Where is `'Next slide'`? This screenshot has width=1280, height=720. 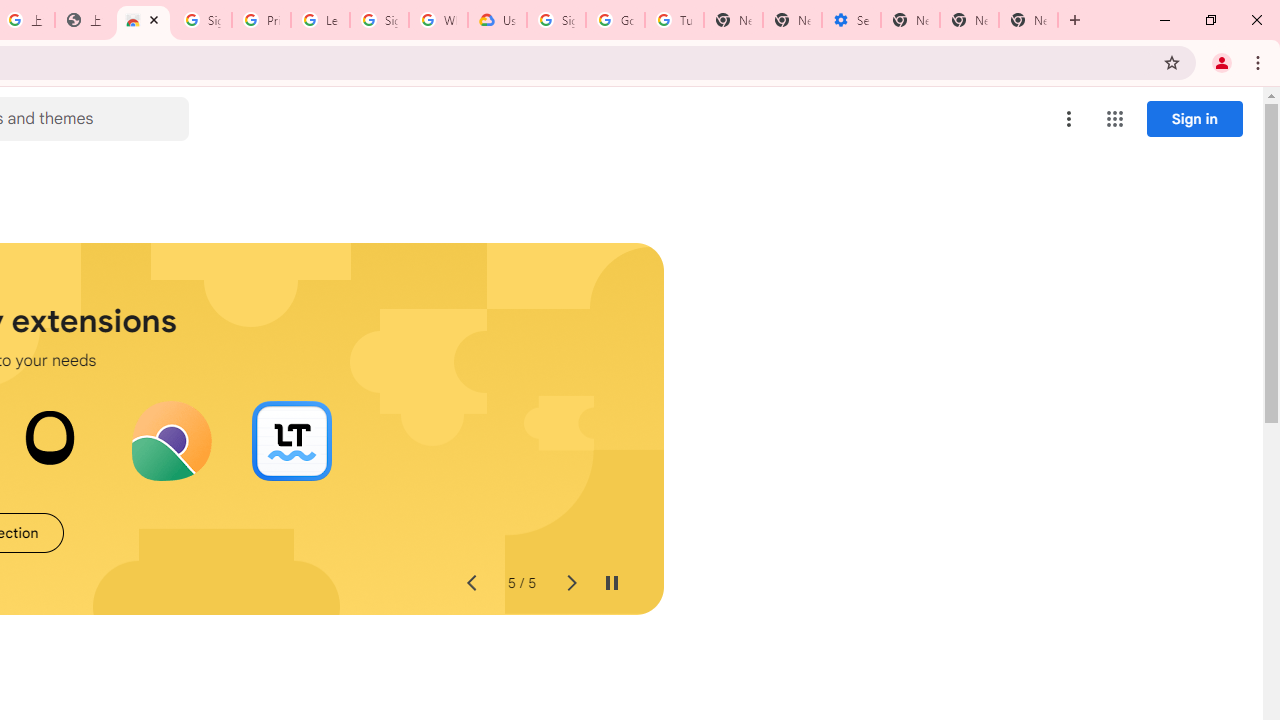 'Next slide' is located at coordinates (569, 583).